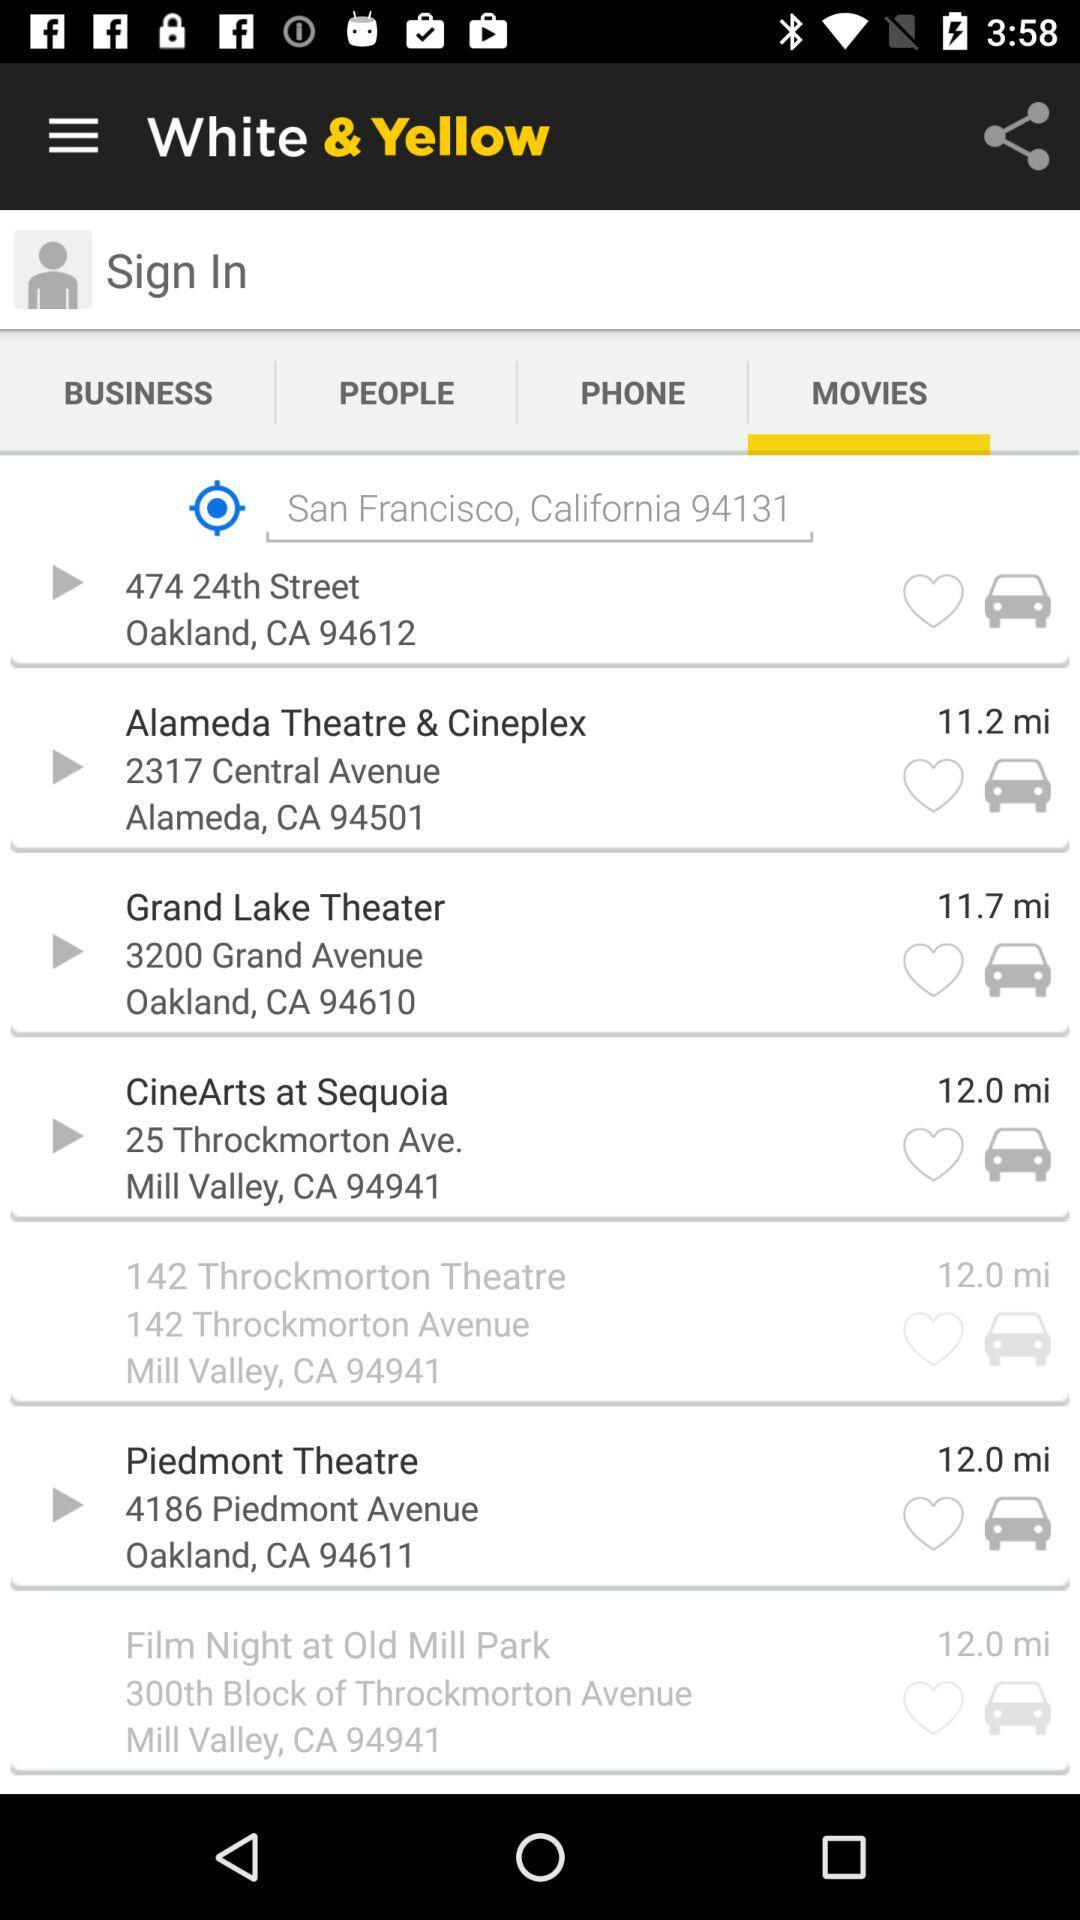 This screenshot has width=1080, height=1920. What do you see at coordinates (217, 508) in the screenshot?
I see `item to the left of san francisco california icon` at bounding box center [217, 508].